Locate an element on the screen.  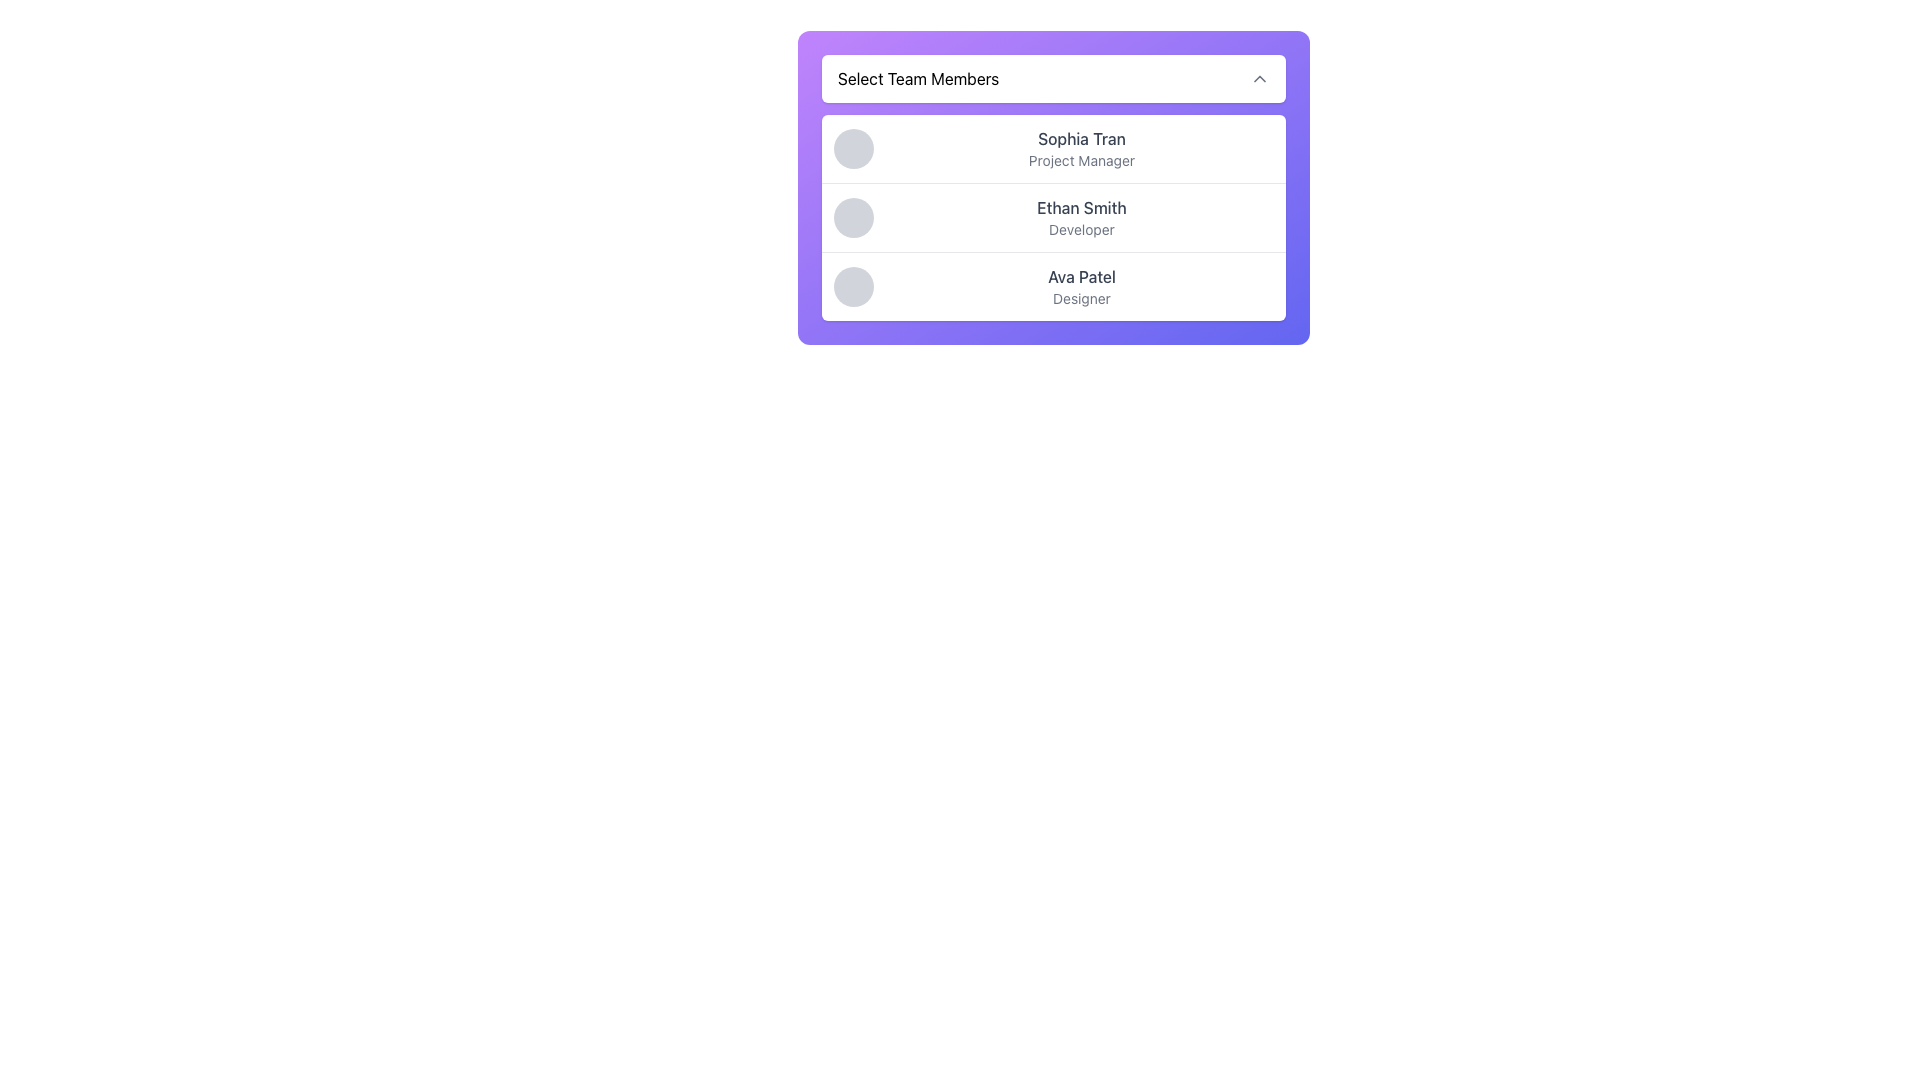
the first list item in the 'Select Team Members' dropdown menu, which displays the text 'Sophia Tran' and includes a profile icon is located at coordinates (1053, 148).